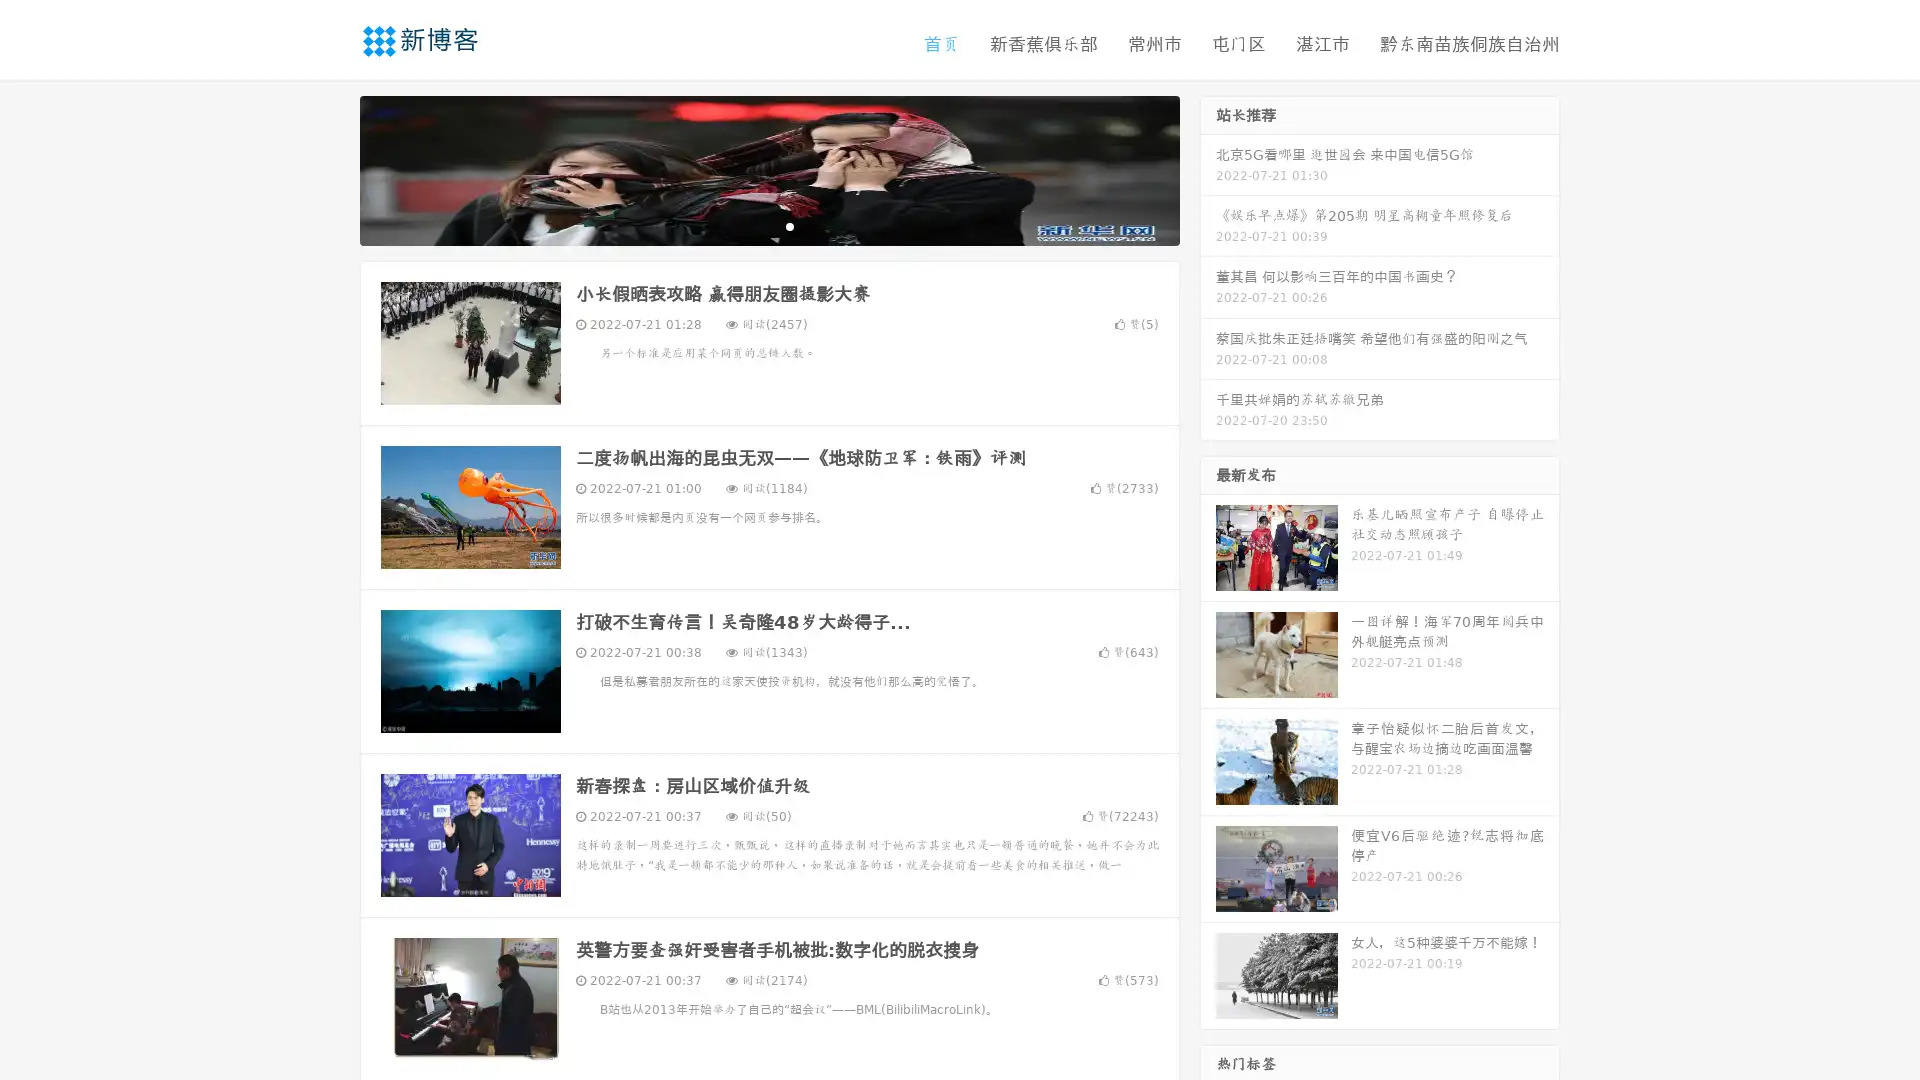 The width and height of the screenshot is (1920, 1080). Describe the element at coordinates (1208, 168) in the screenshot. I see `Next slide` at that location.